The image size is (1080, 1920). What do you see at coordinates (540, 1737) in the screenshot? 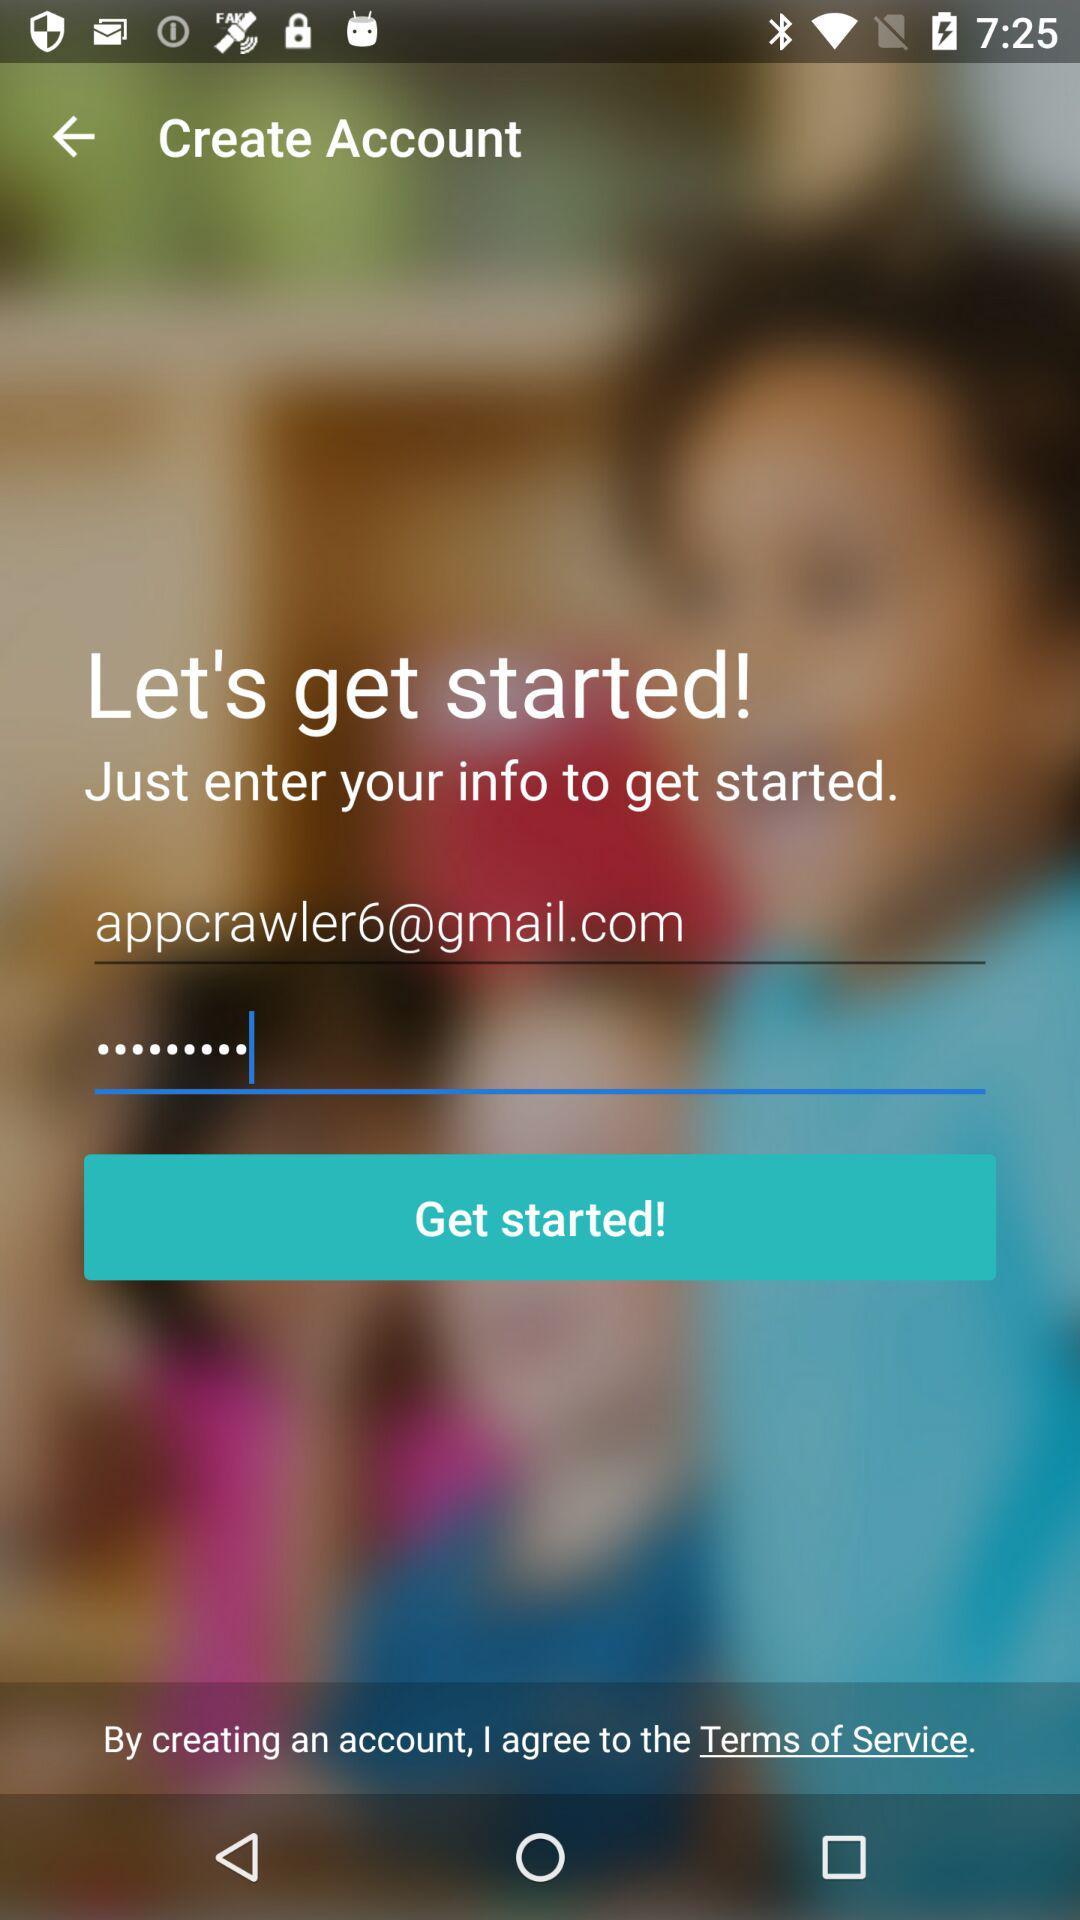
I see `by creating an` at bounding box center [540, 1737].